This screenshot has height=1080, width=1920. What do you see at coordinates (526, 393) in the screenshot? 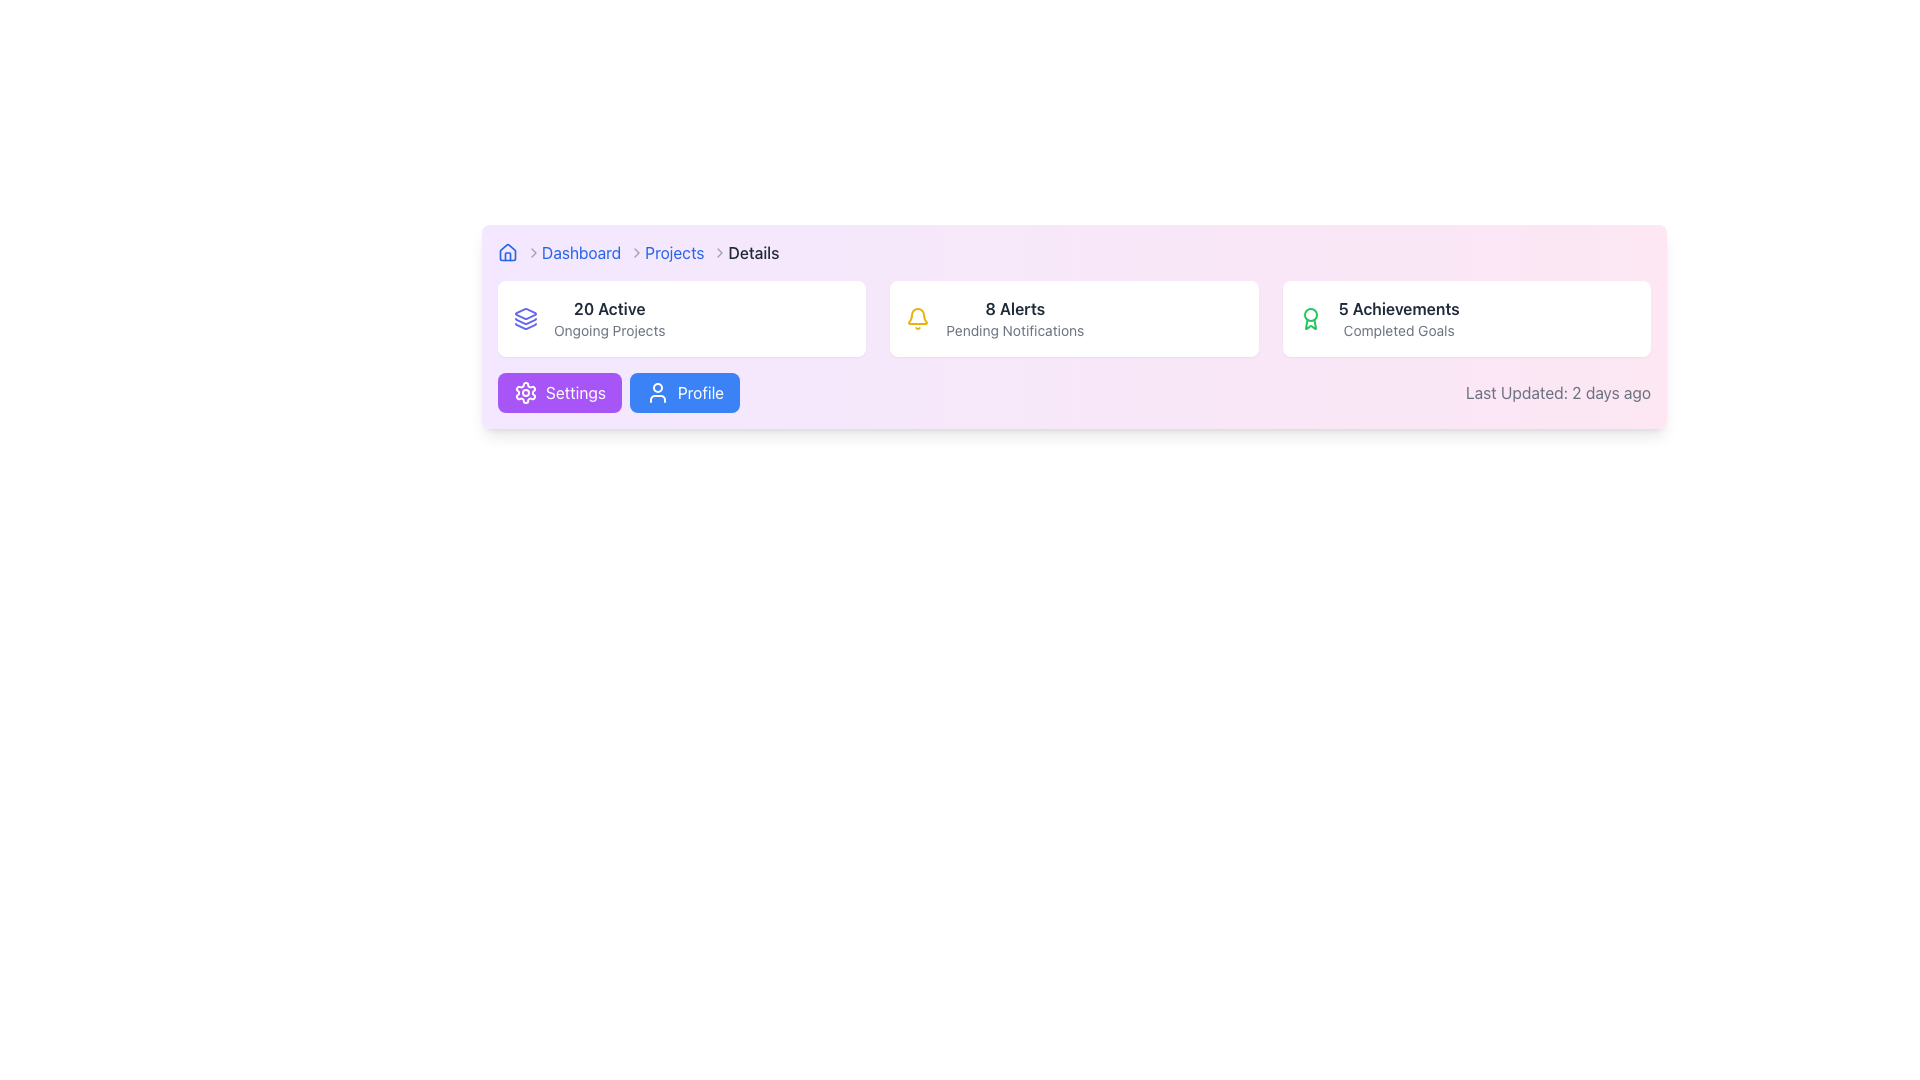
I see `the gear icon located to the left of the 'Settings' button at the bottom-left corner of the interaction section` at bounding box center [526, 393].